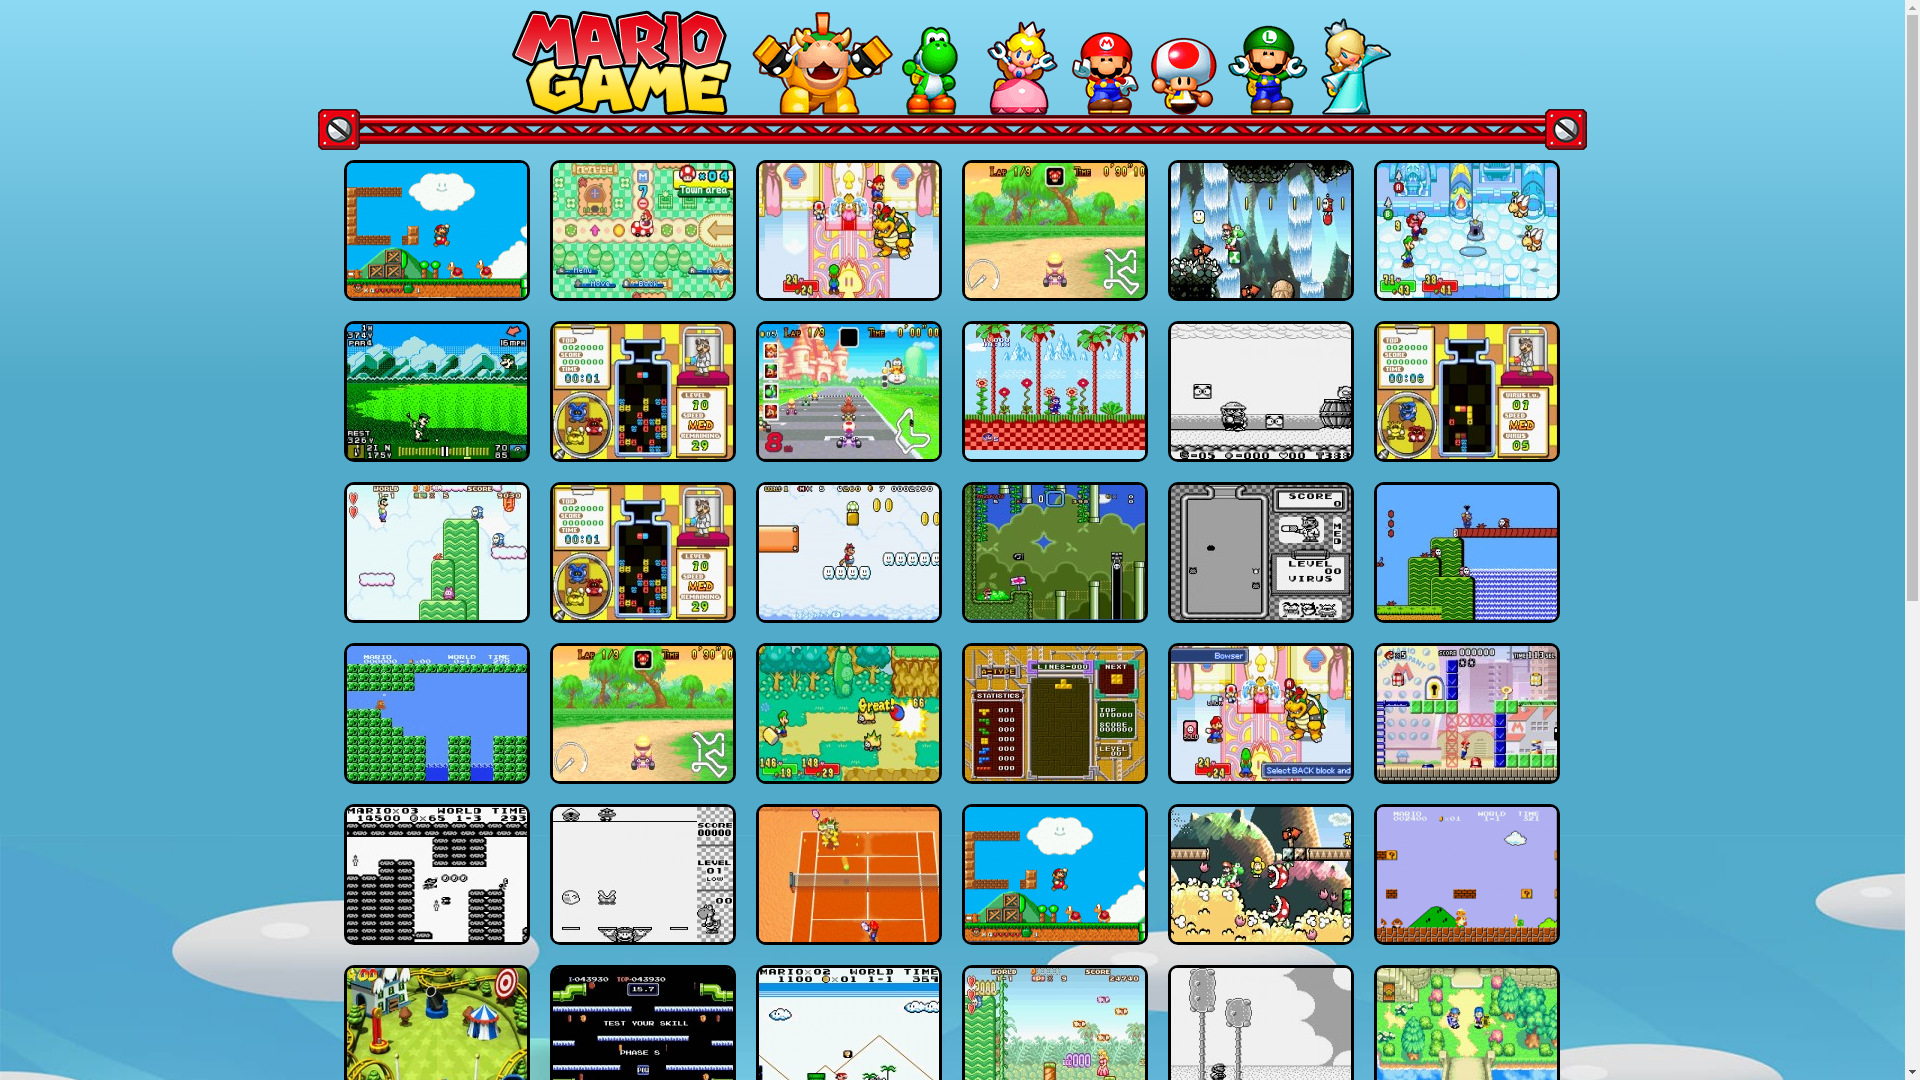 The width and height of the screenshot is (1920, 1080). Describe the element at coordinates (1054, 710) in the screenshot. I see `'Tetris and Dr.Mario'` at that location.